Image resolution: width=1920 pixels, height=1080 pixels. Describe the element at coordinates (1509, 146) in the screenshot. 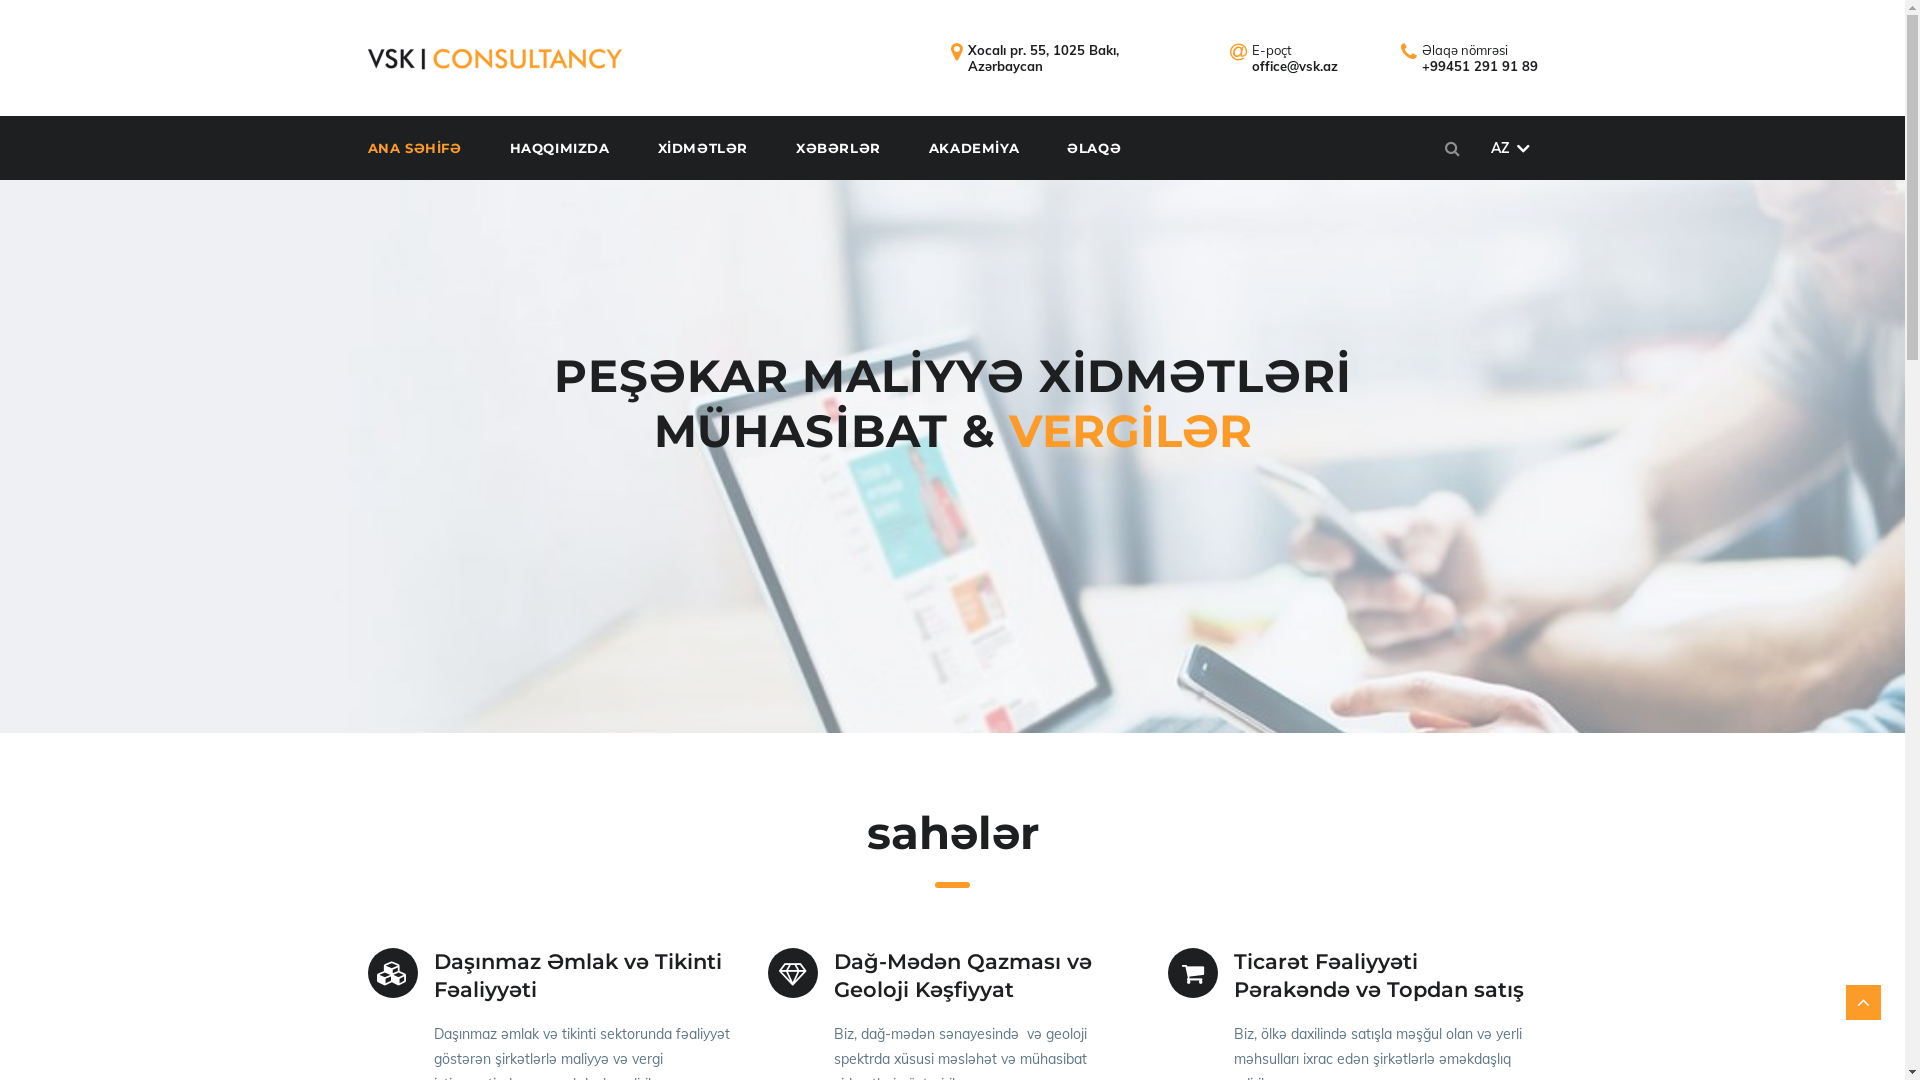

I see `'AZ'` at that location.